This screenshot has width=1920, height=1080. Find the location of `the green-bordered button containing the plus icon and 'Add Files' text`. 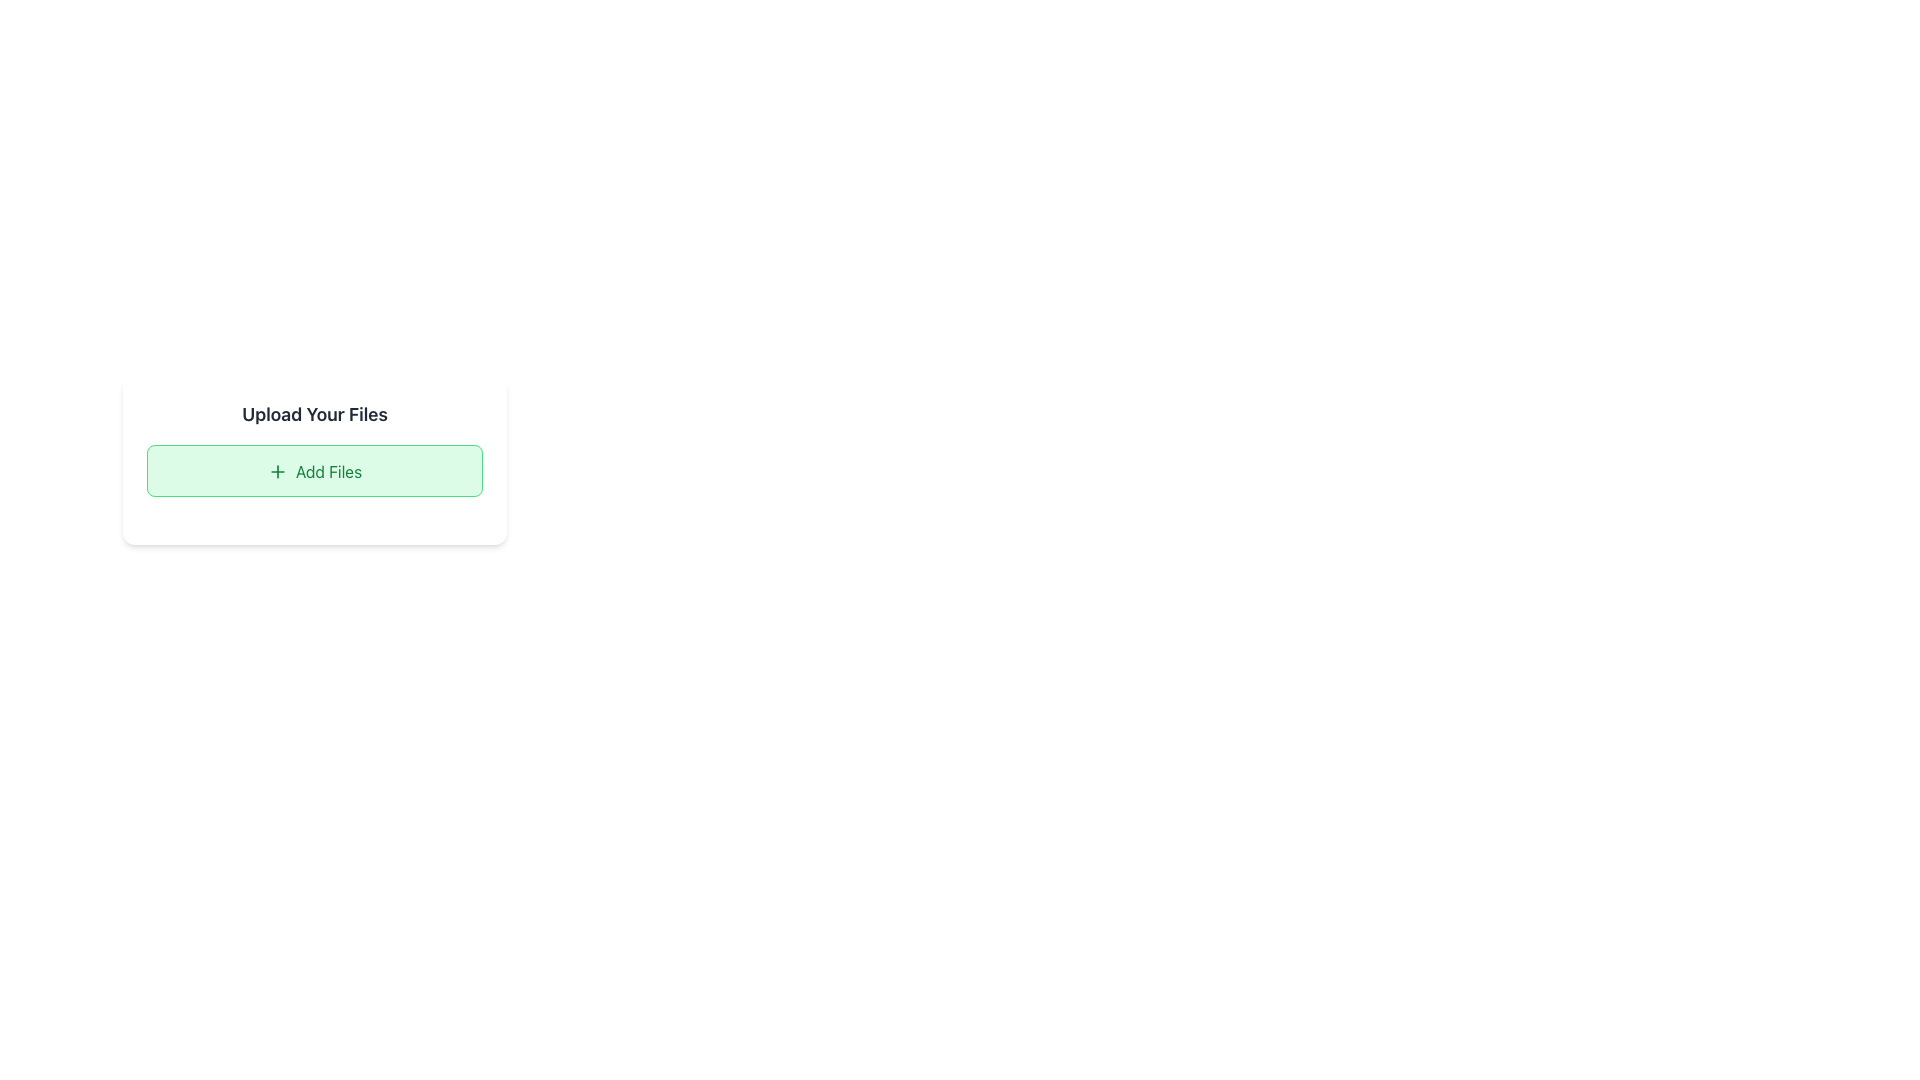

the green-bordered button containing the plus icon and 'Add Files' text is located at coordinates (276, 471).